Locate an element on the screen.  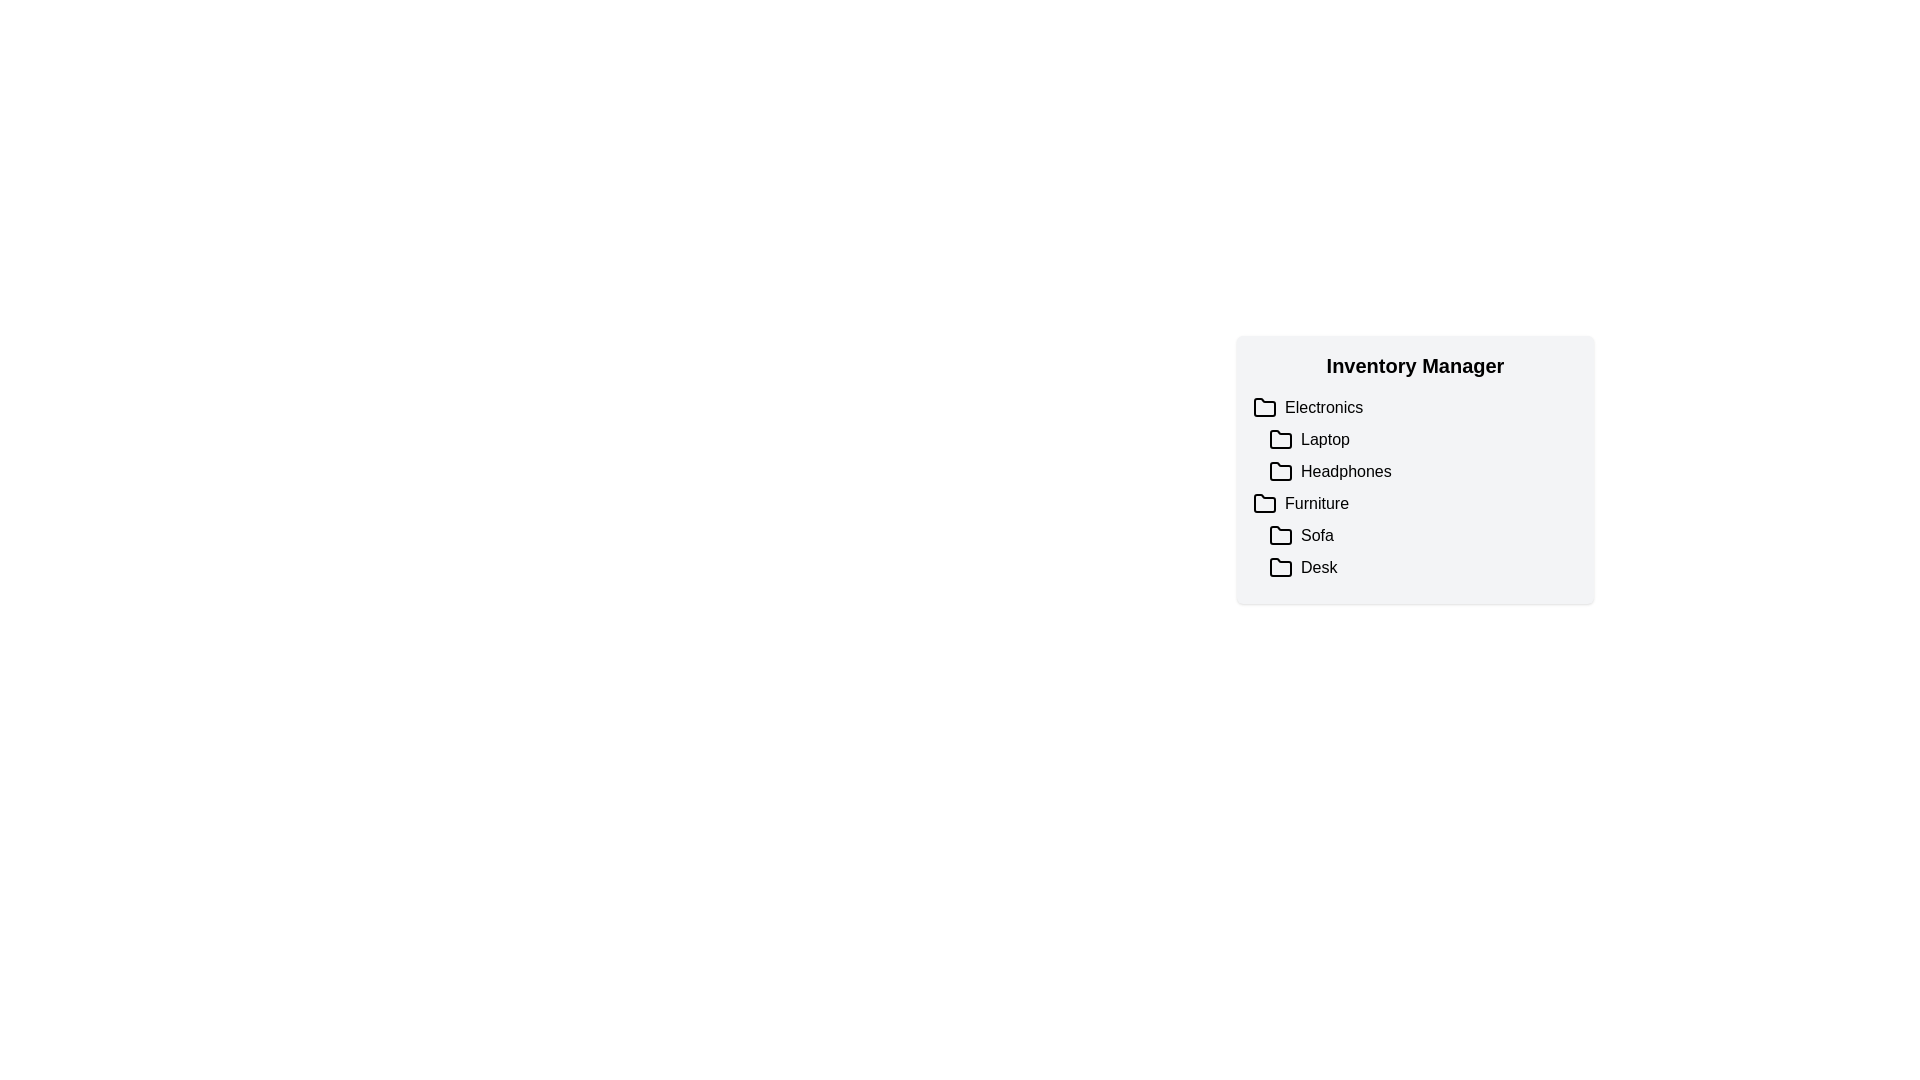
the folder icon located to the left of the 'Laptop' label in the Inventory Manager menu, which is the second item in the vertical list is located at coordinates (1281, 438).